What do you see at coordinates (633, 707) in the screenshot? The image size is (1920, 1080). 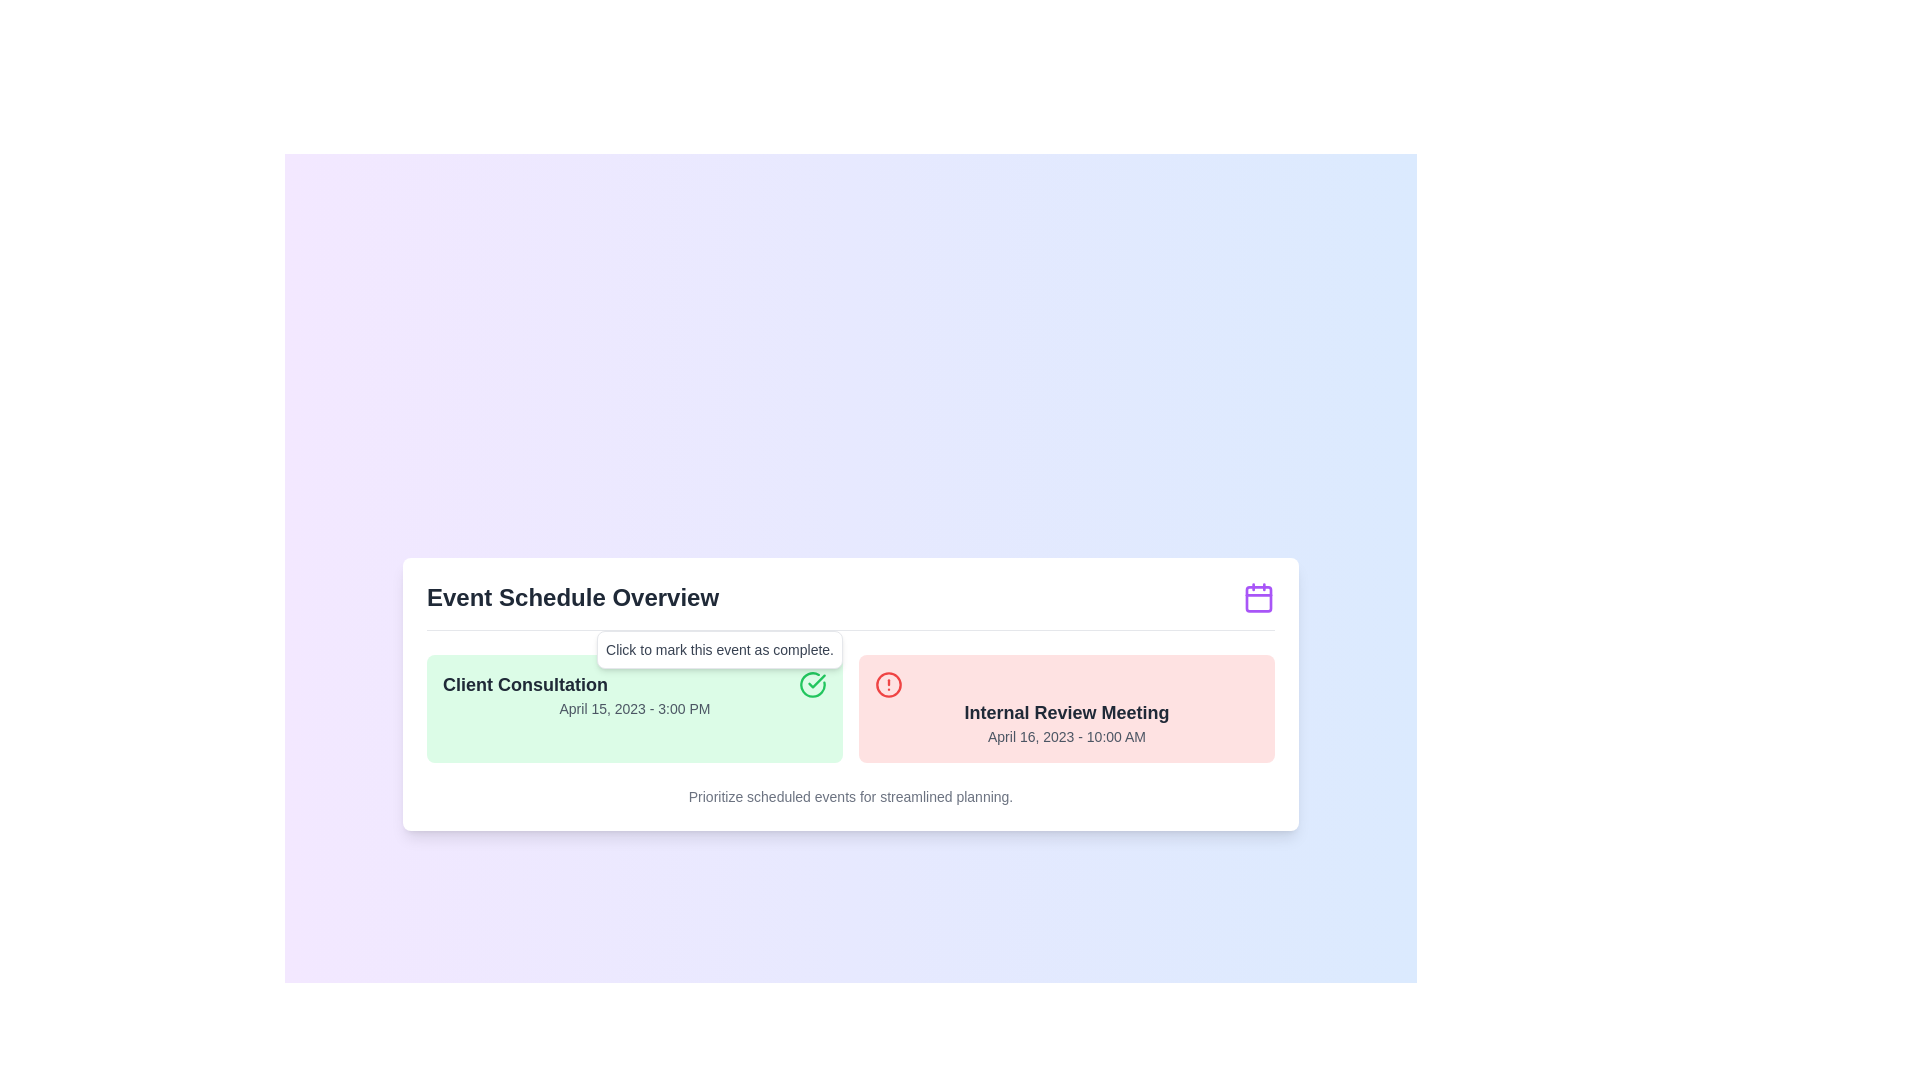 I see `the label displaying the scheduled time and date for the 'Client Consultation' event, which is centrally aligned at the bottom of the green card` at bounding box center [633, 707].